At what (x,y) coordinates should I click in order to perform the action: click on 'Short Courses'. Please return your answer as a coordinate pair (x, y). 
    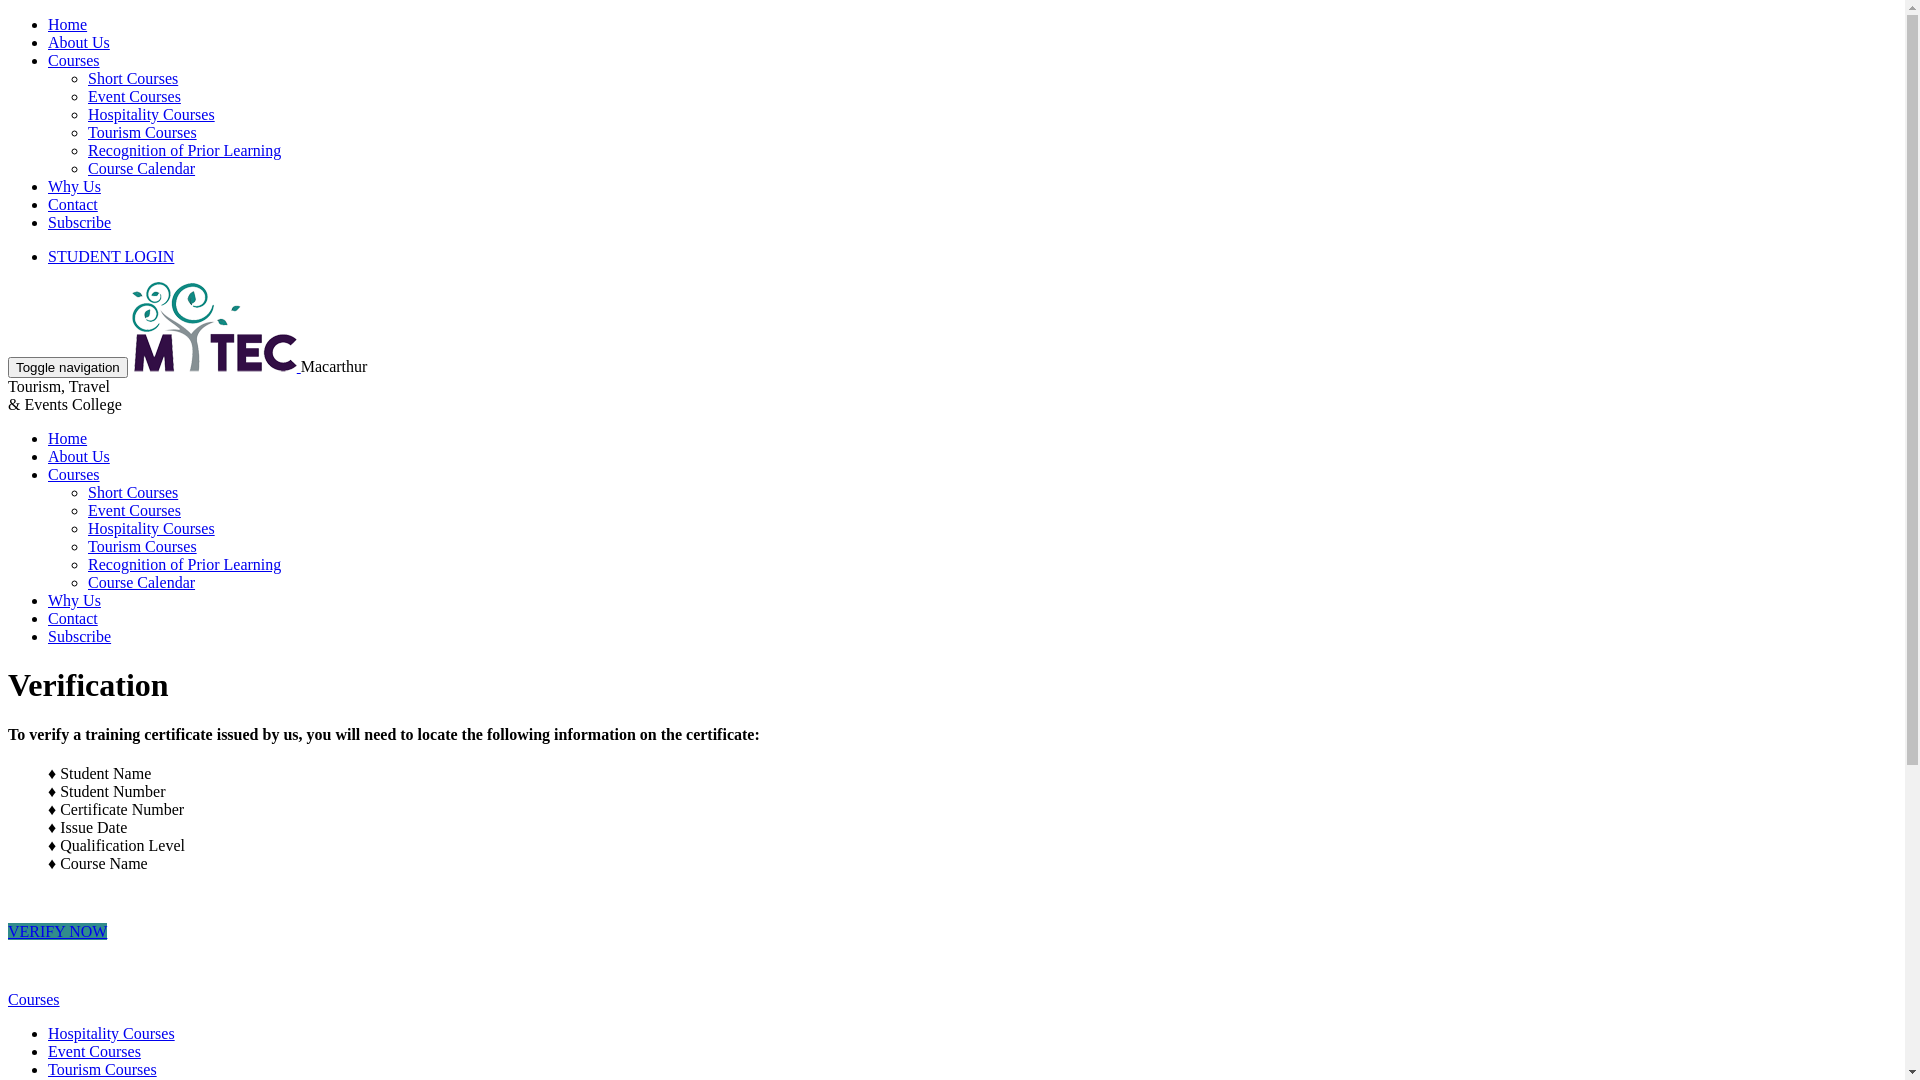
    Looking at the image, I should click on (132, 492).